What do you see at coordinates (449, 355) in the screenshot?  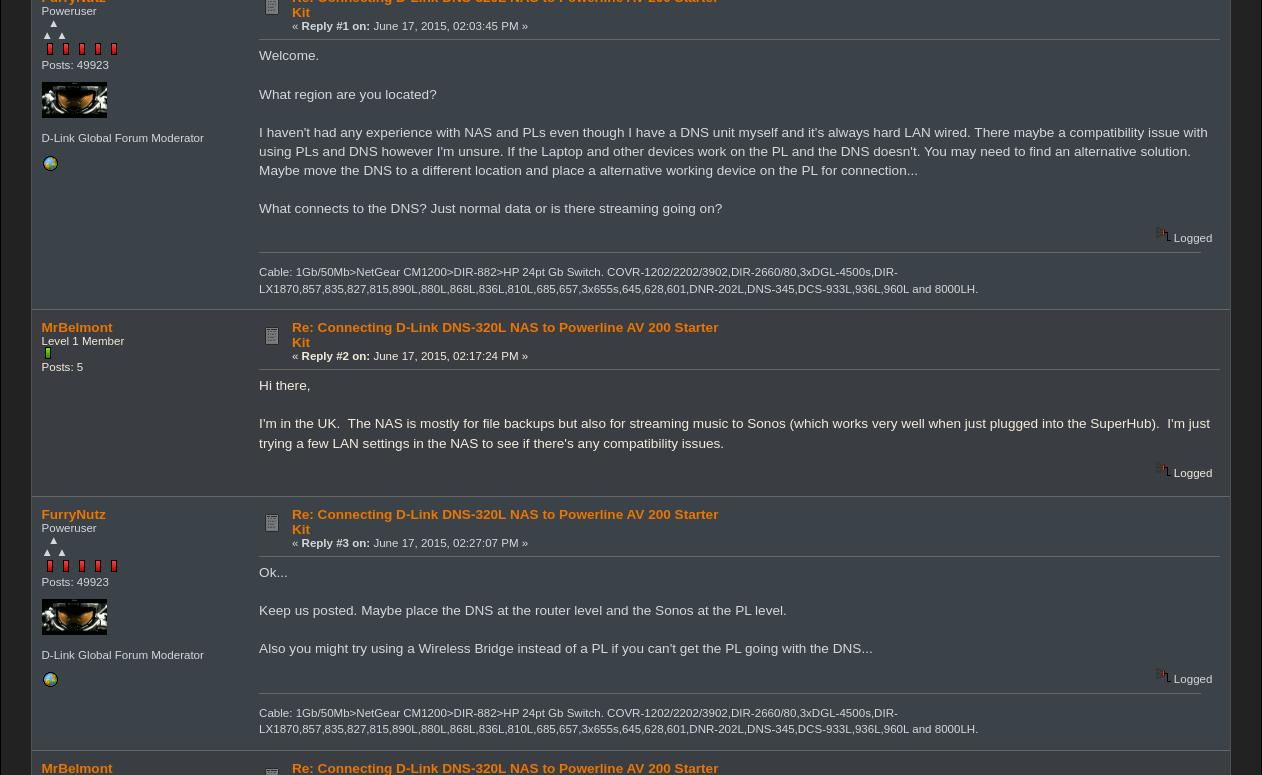 I see `'June 17, 2015, 02:17:24 PM »'` at bounding box center [449, 355].